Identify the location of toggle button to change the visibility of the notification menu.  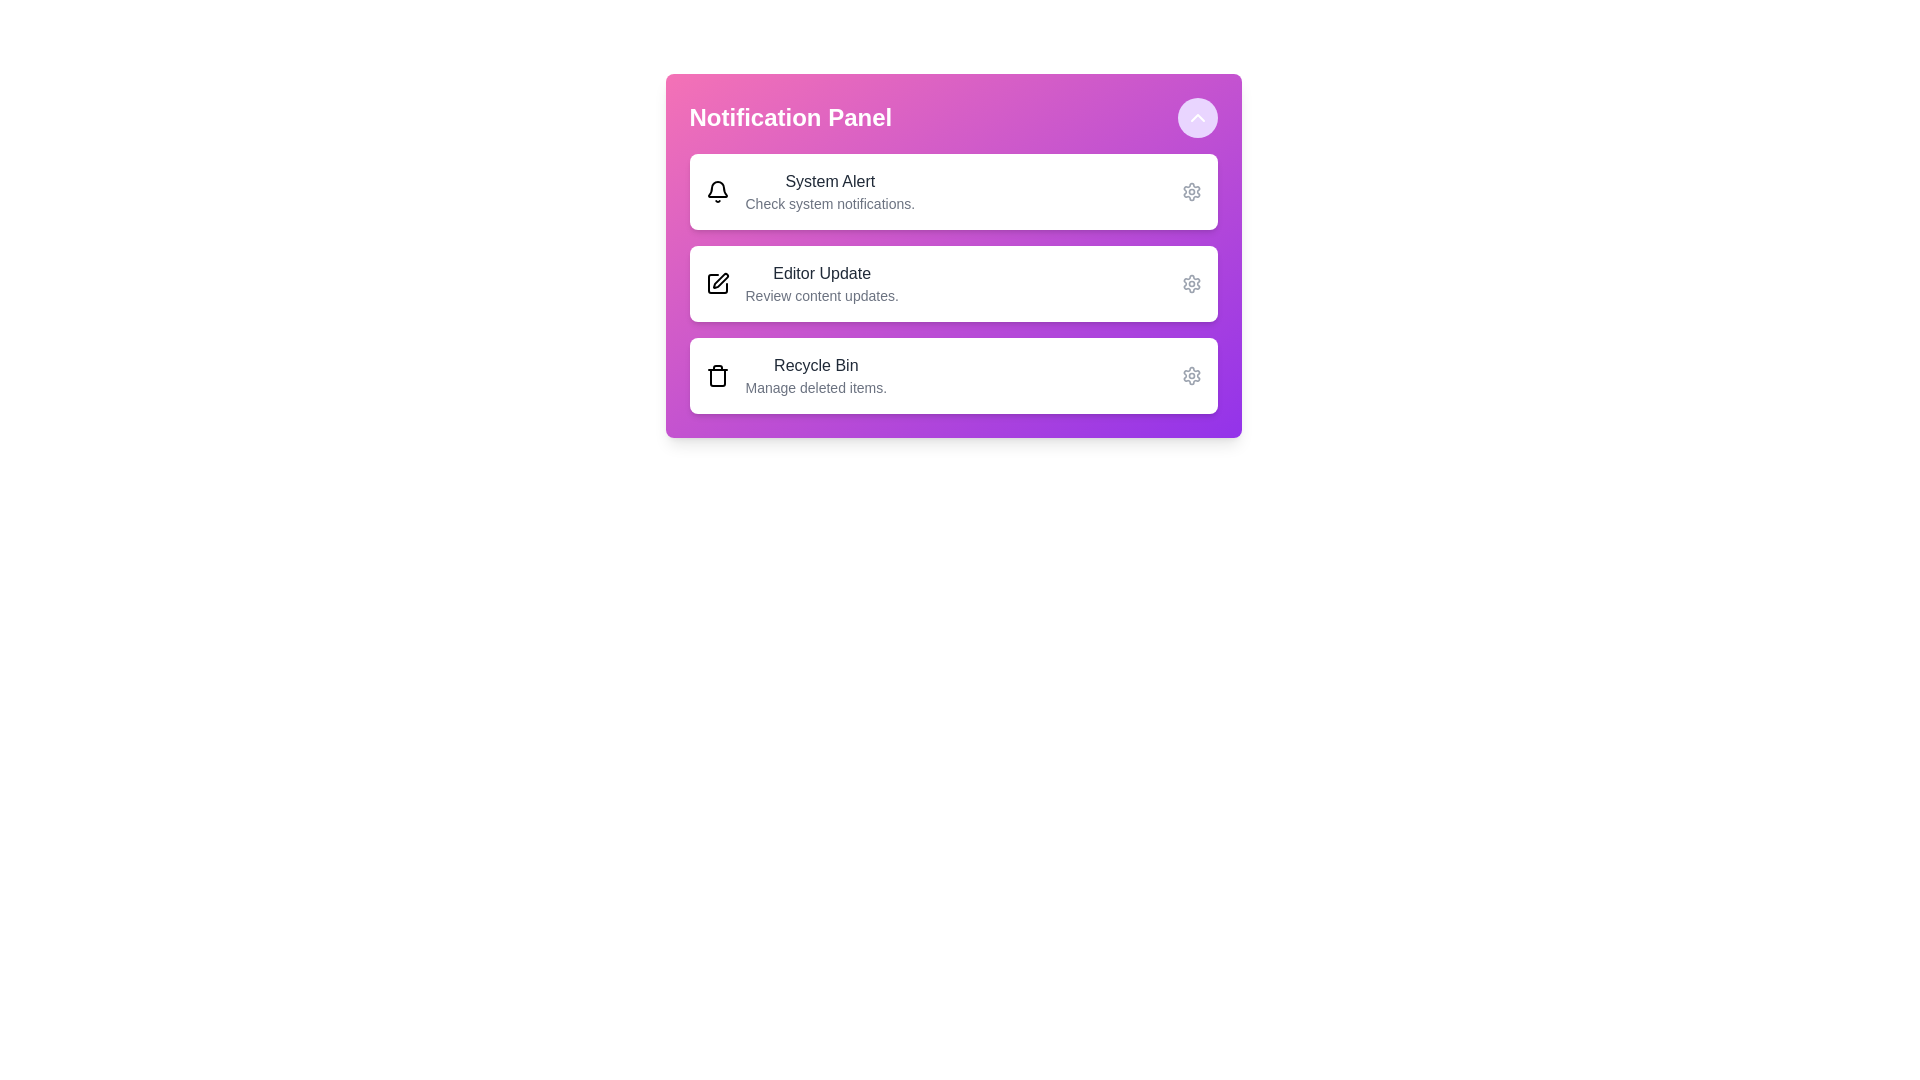
(1197, 118).